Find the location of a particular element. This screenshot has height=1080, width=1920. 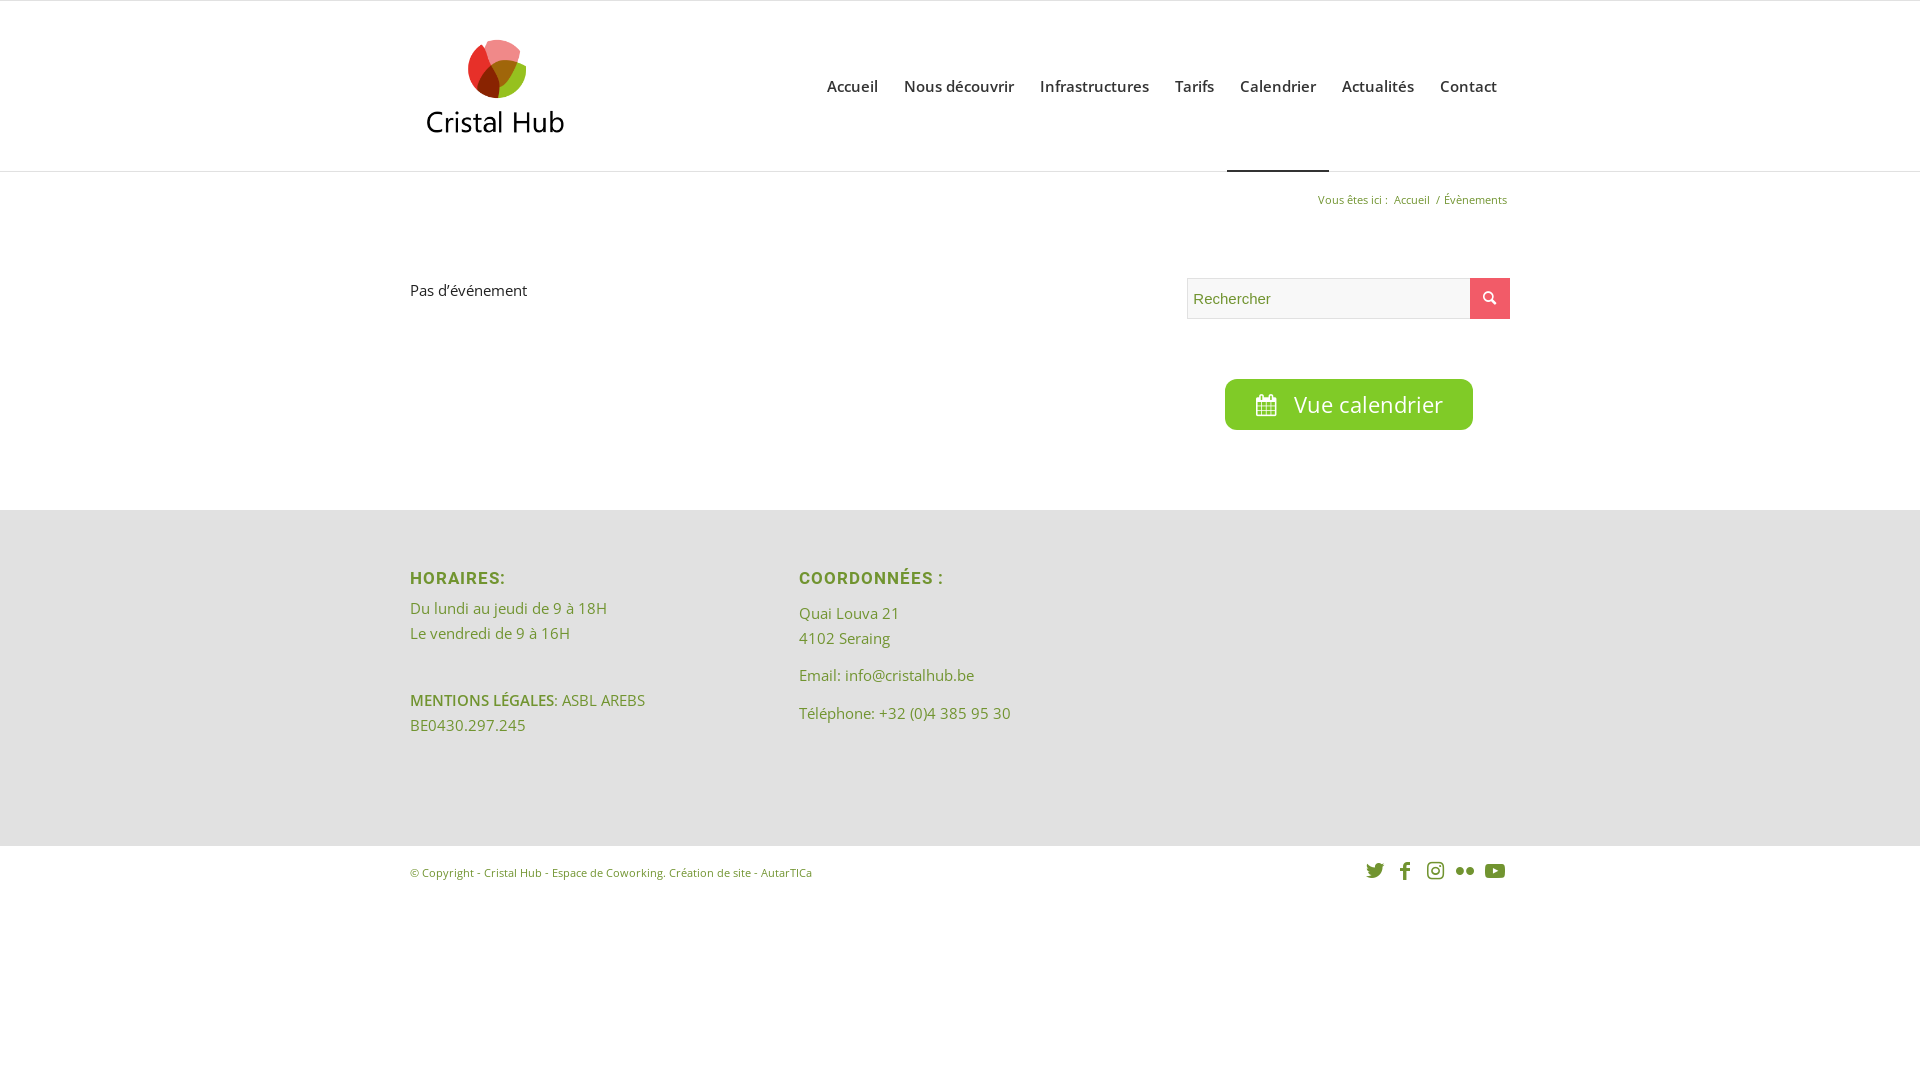

'info@cristalhub.be' is located at coordinates (908, 675).